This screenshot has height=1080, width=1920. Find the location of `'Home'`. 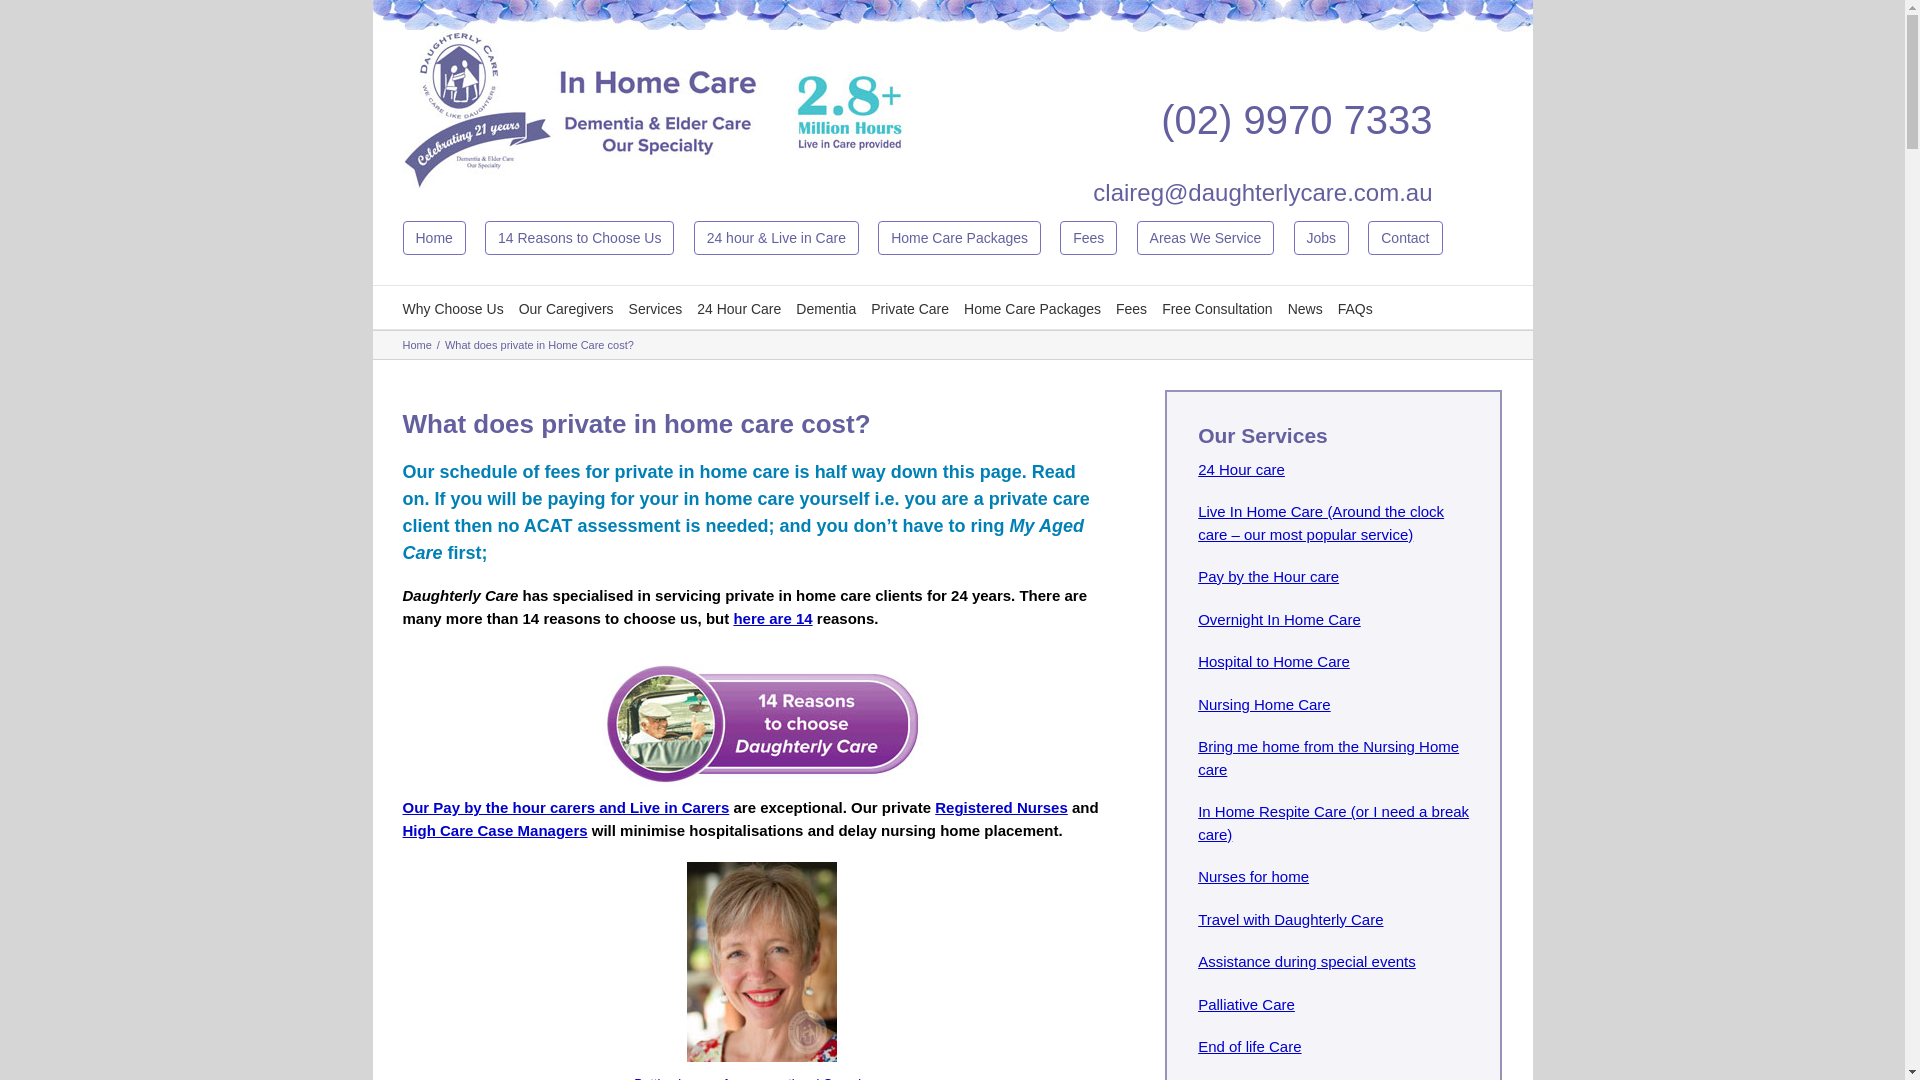

'Home' is located at coordinates (415, 343).